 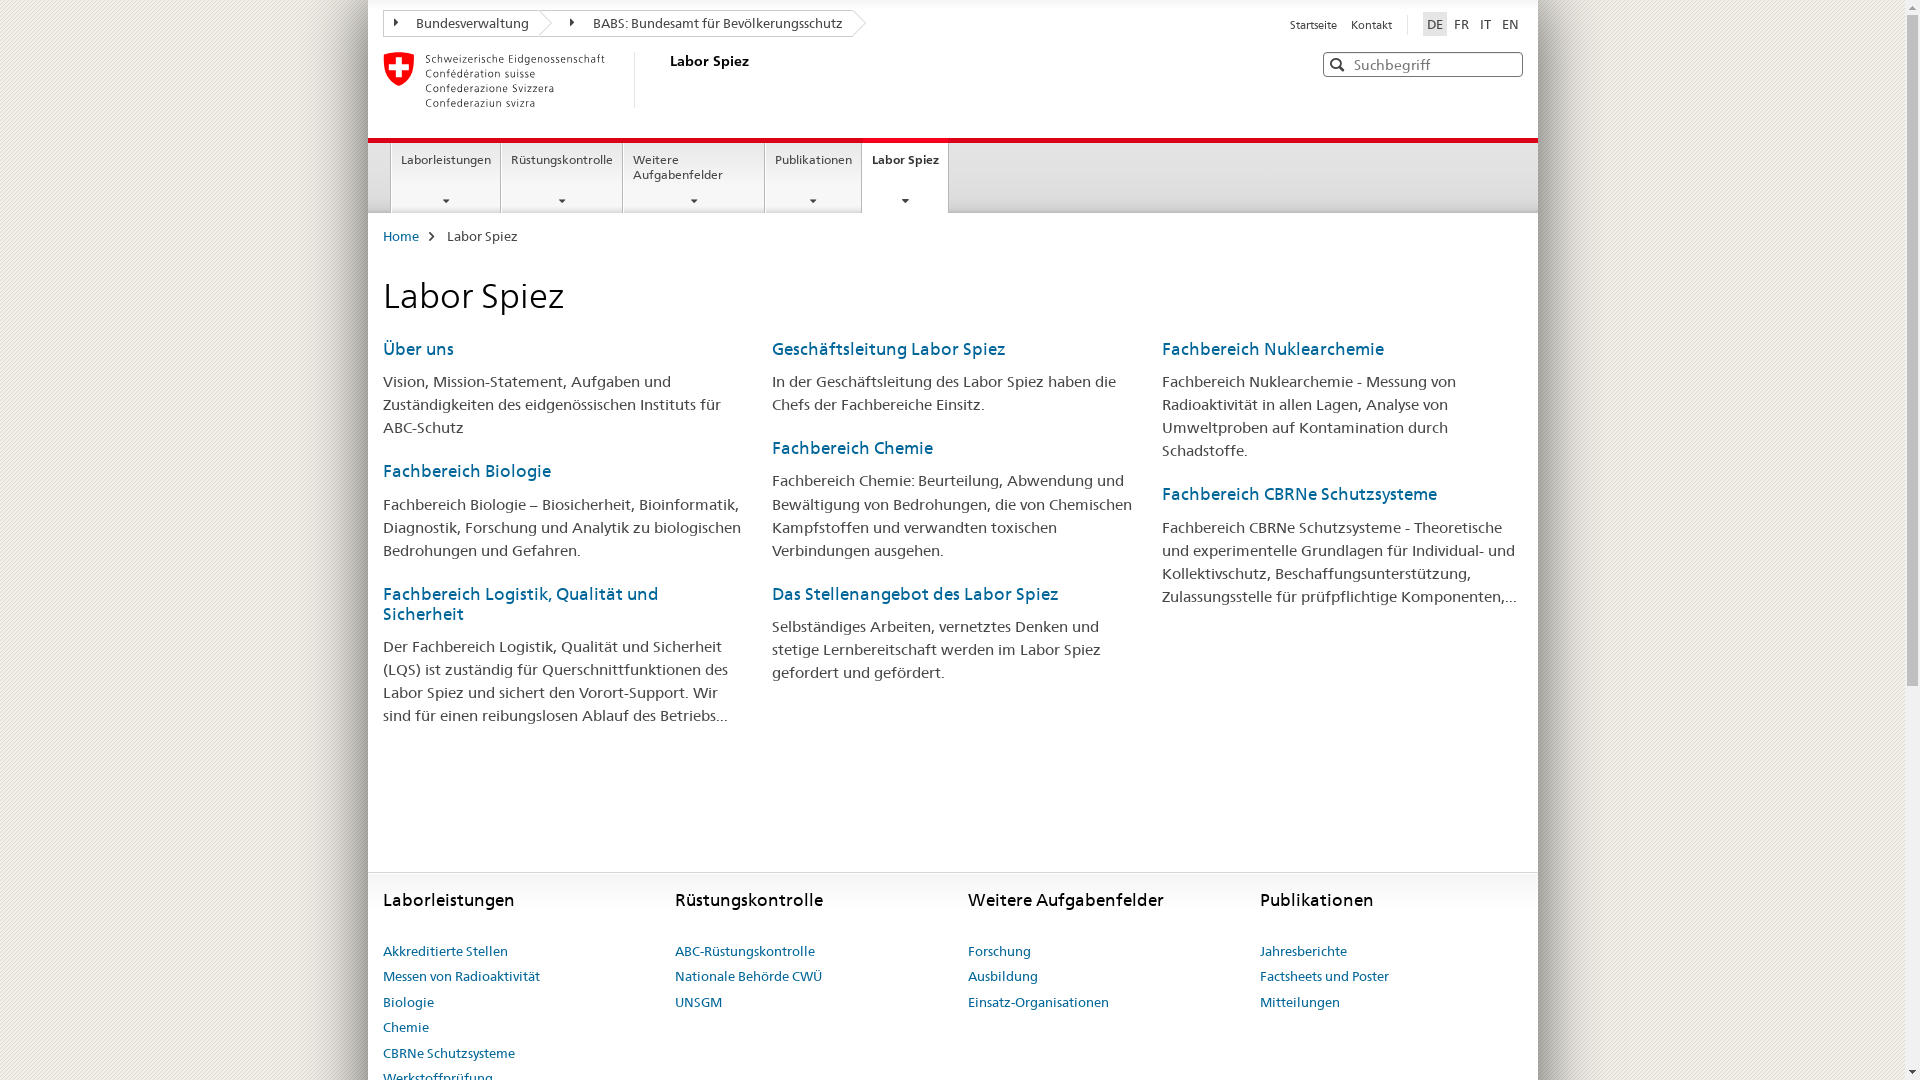 What do you see at coordinates (1510, 23) in the screenshot?
I see `'EN'` at bounding box center [1510, 23].